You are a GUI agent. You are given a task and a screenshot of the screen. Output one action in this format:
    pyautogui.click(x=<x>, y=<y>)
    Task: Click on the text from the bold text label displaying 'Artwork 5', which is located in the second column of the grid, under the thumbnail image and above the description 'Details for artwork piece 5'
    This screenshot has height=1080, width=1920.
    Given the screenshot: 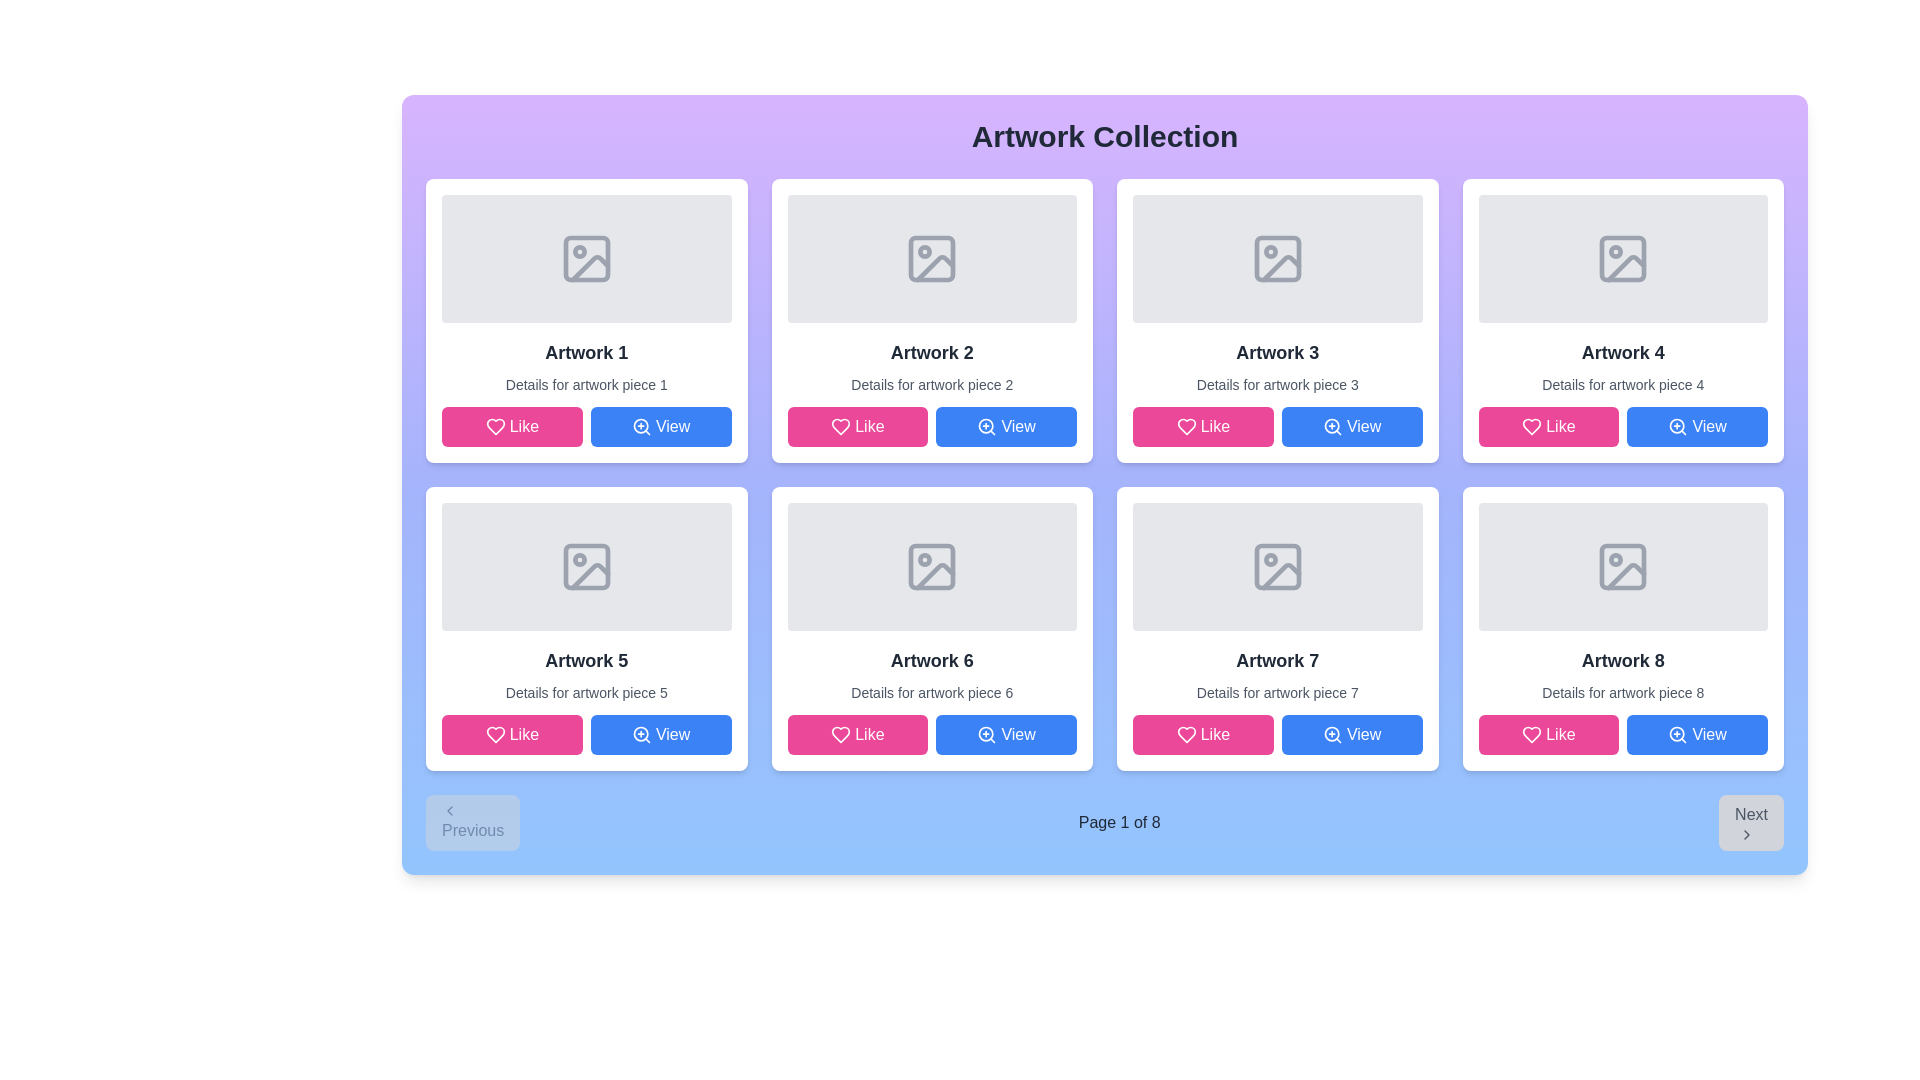 What is the action you would take?
    pyautogui.click(x=585, y=660)
    